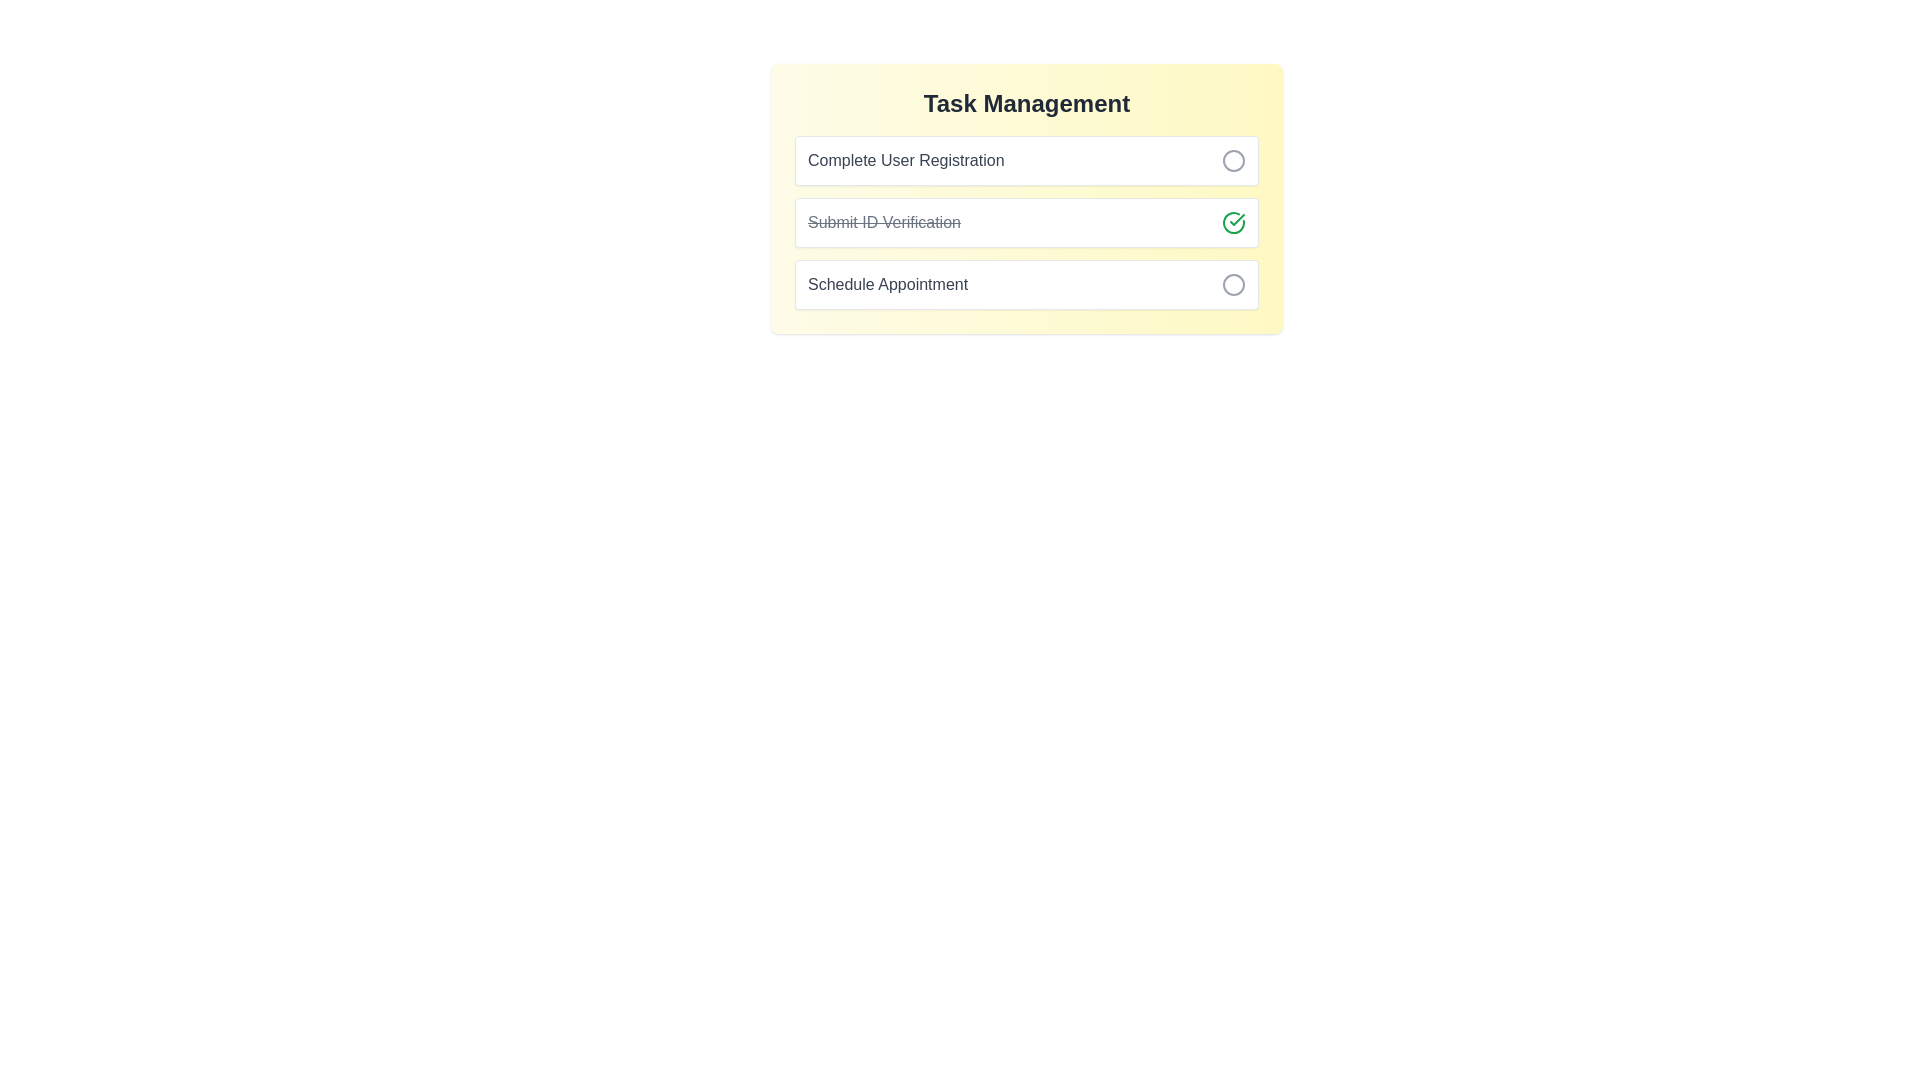 The image size is (1920, 1080). Describe the element at coordinates (905, 160) in the screenshot. I see `the static text label indicating the task 'Complete User Registration' located in the first row of the task list under the 'Task Management' header` at that location.